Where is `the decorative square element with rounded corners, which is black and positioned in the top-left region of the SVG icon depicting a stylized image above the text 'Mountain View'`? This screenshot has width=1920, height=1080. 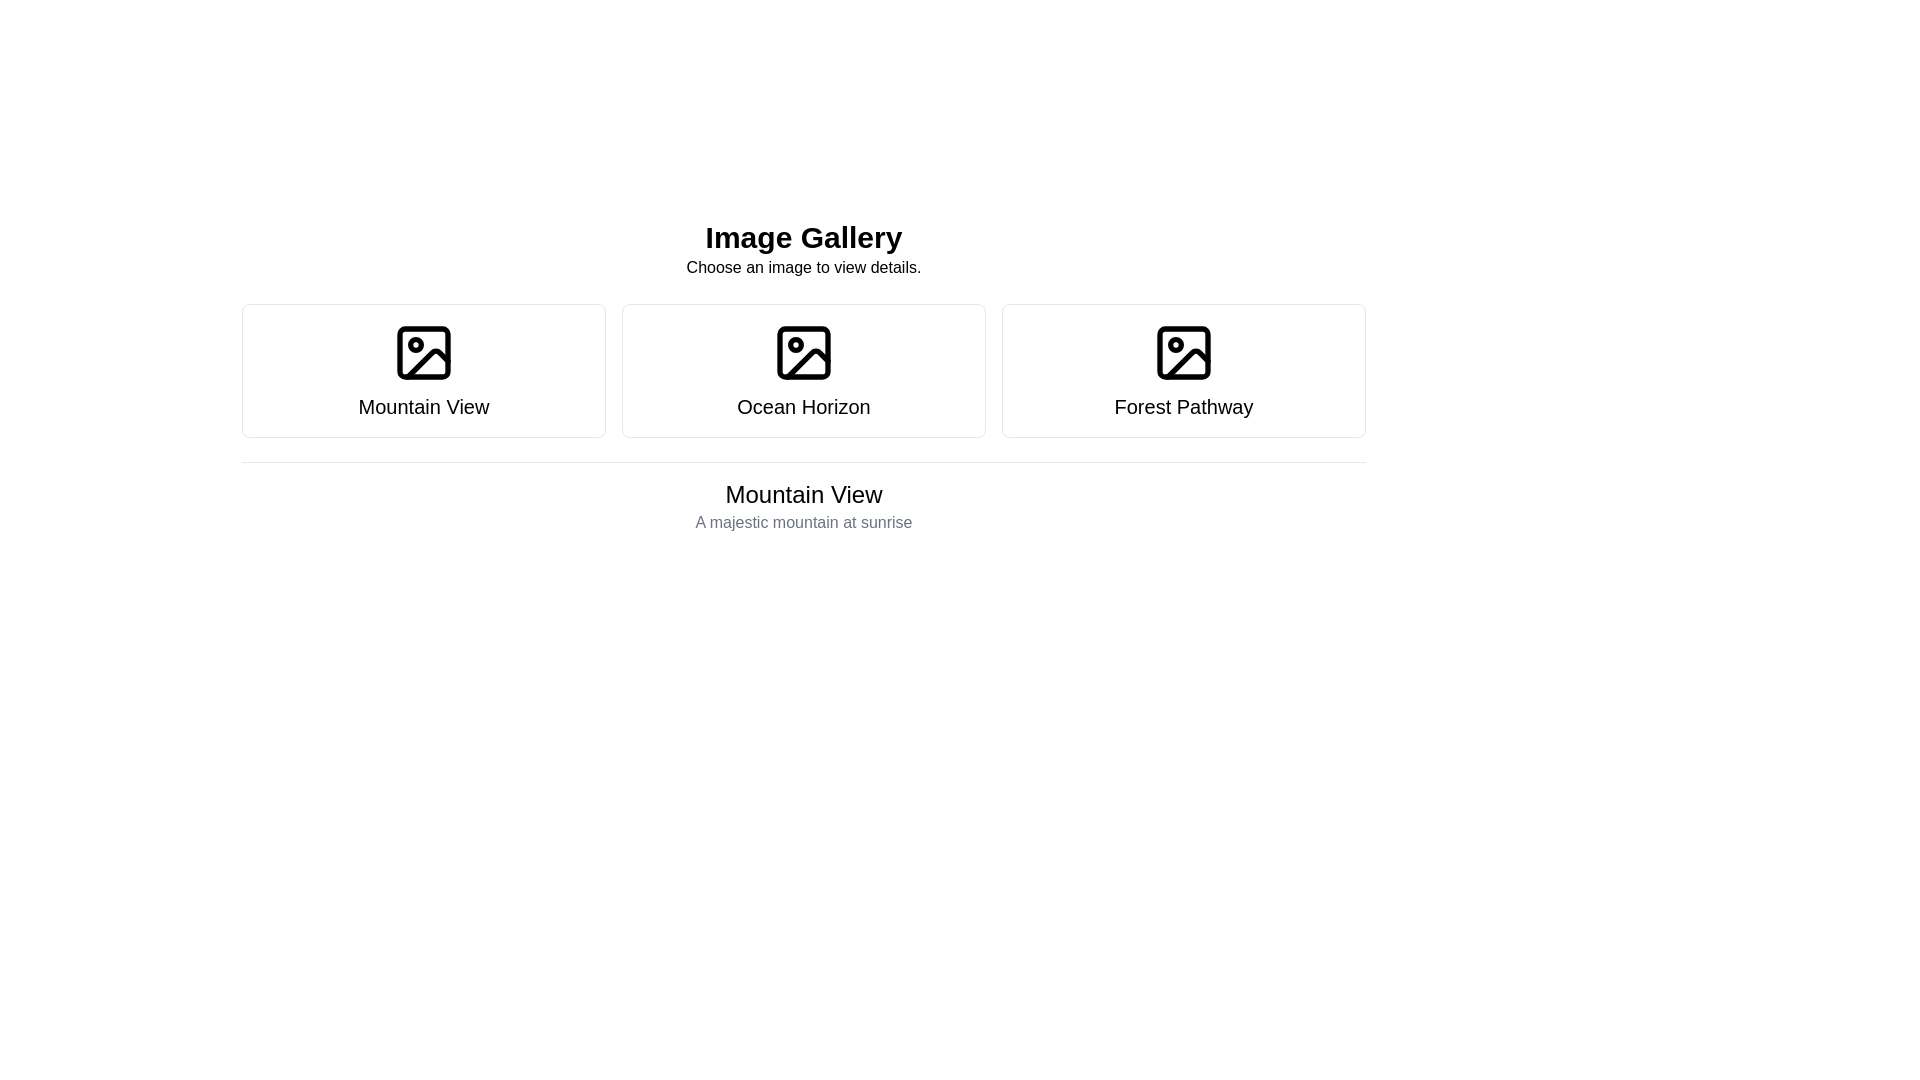
the decorative square element with rounded corners, which is black and positioned in the top-left region of the SVG icon depicting a stylized image above the text 'Mountain View' is located at coordinates (422, 352).